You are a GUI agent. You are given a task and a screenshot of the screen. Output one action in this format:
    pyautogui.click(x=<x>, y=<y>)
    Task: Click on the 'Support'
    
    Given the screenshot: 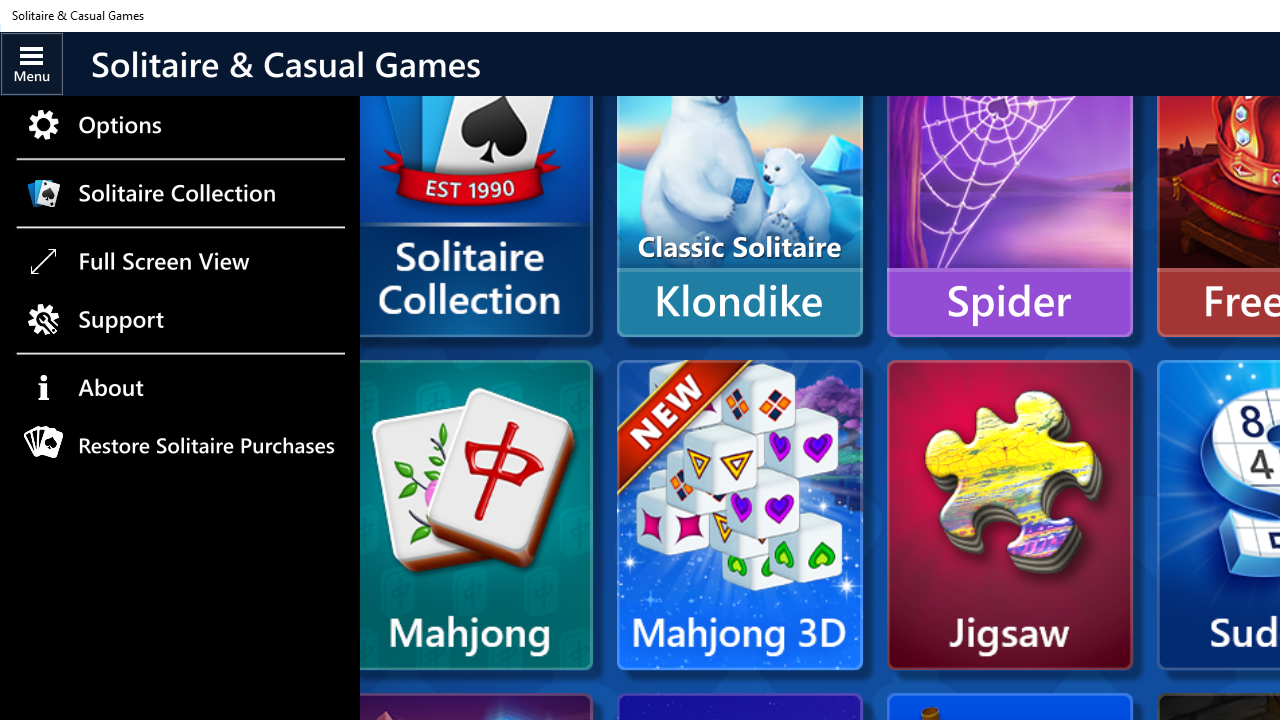 What is the action you would take?
    pyautogui.click(x=179, y=319)
    